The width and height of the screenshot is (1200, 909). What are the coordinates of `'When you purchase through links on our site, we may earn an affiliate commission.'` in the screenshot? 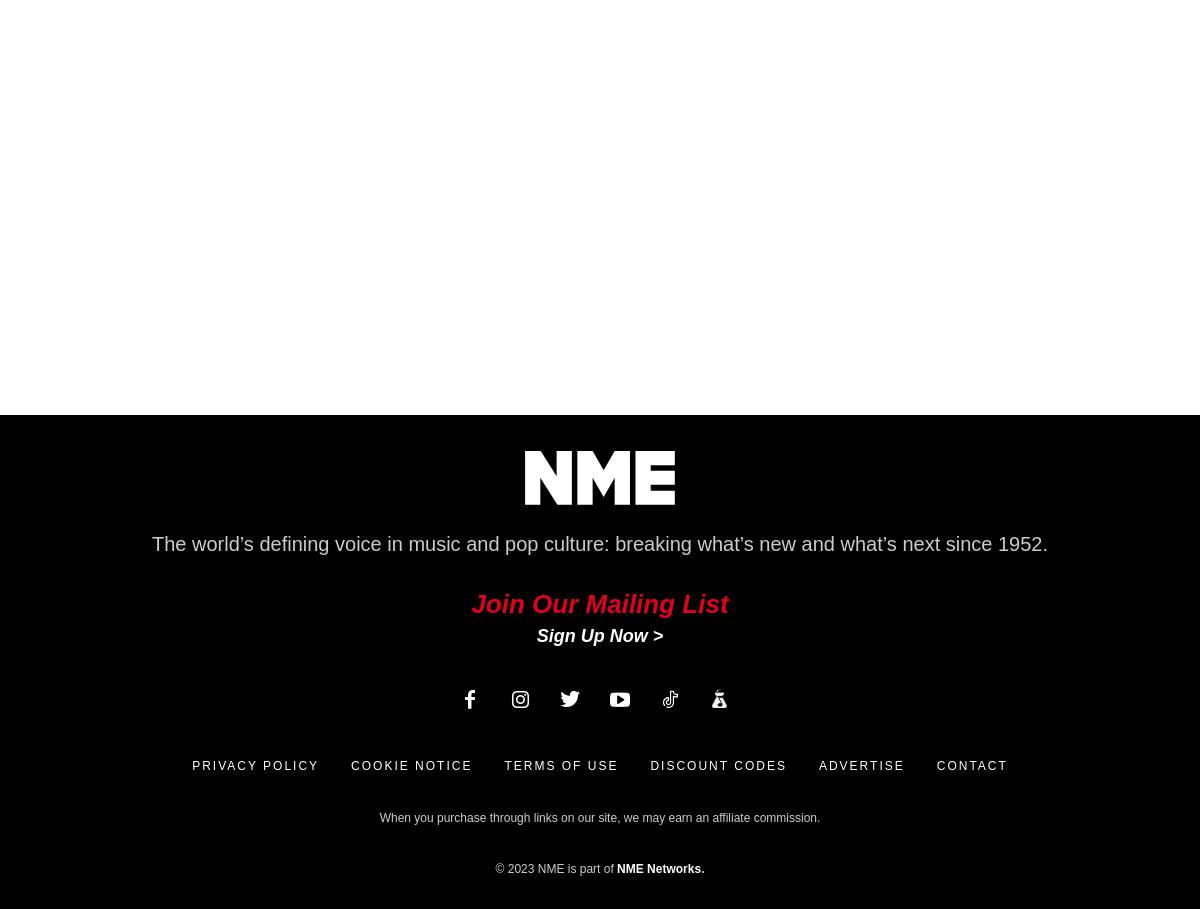 It's located at (598, 817).